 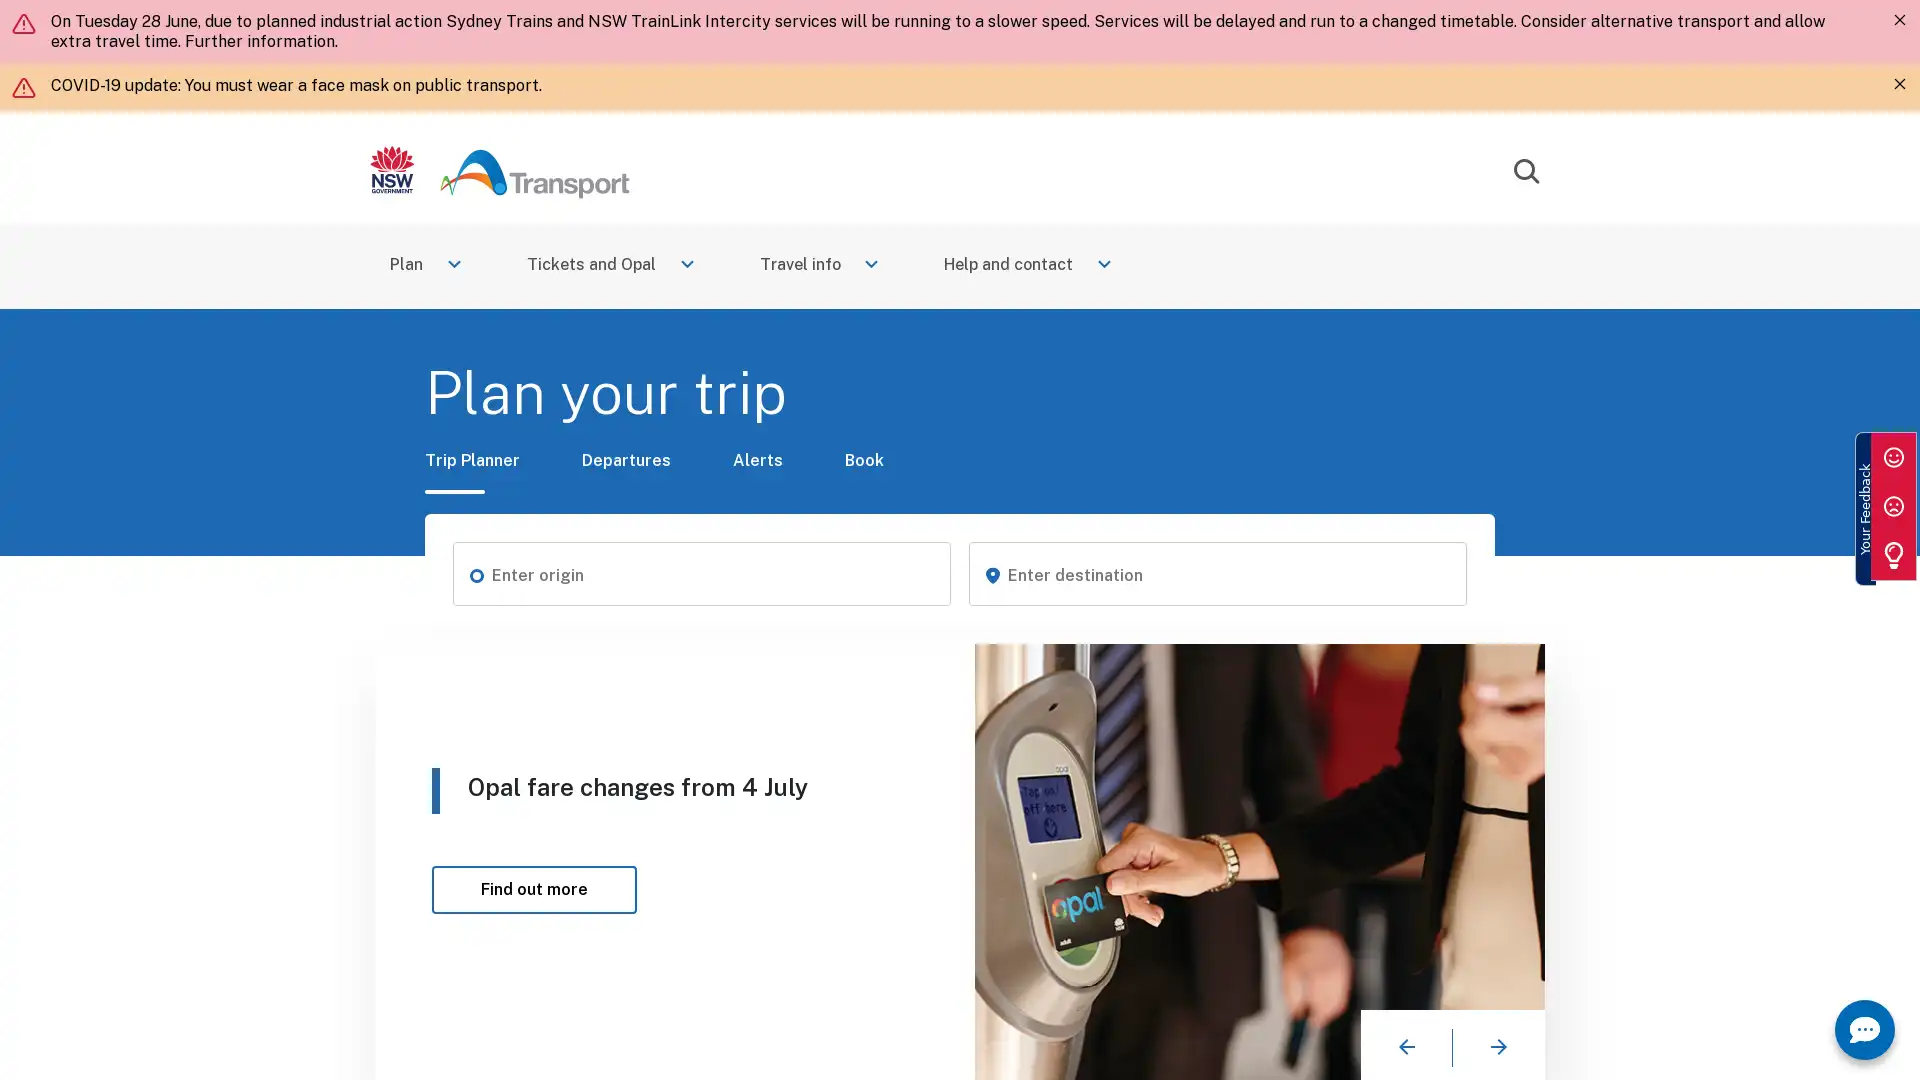 I want to click on search for stops, so click(x=992, y=574).